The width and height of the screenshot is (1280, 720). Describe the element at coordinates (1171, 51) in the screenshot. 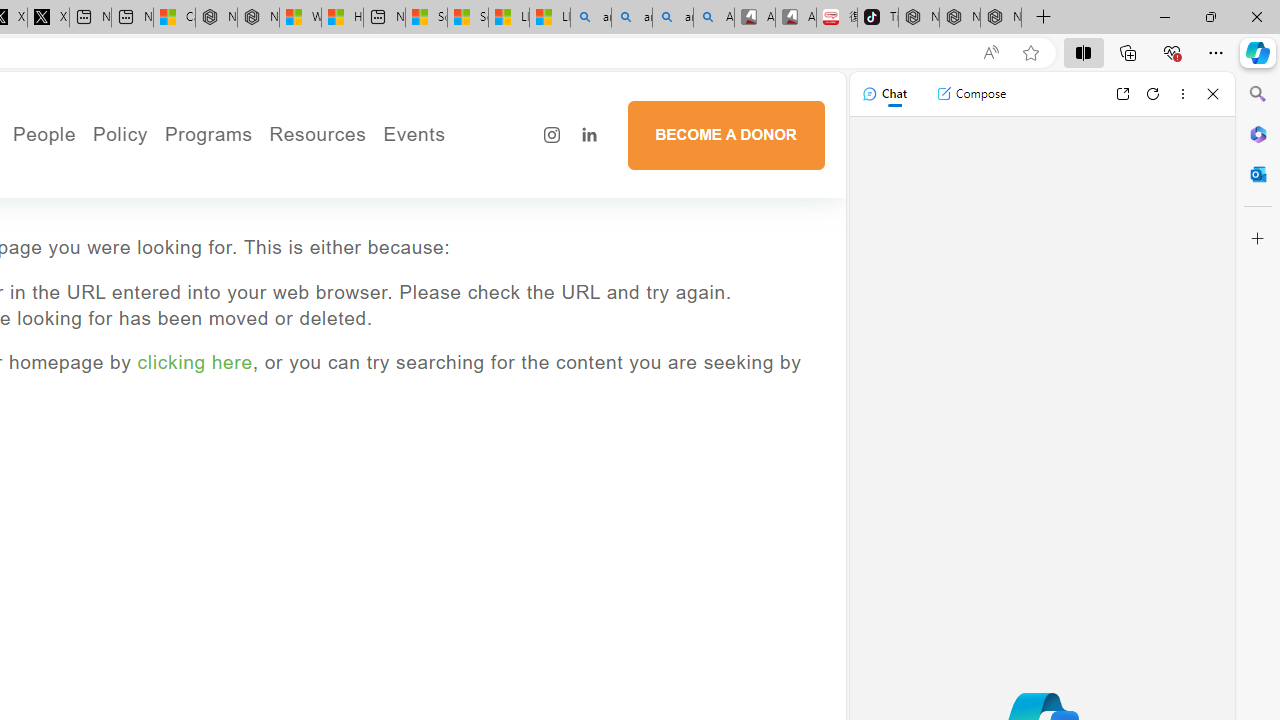

I see `'Browser essentials'` at that location.